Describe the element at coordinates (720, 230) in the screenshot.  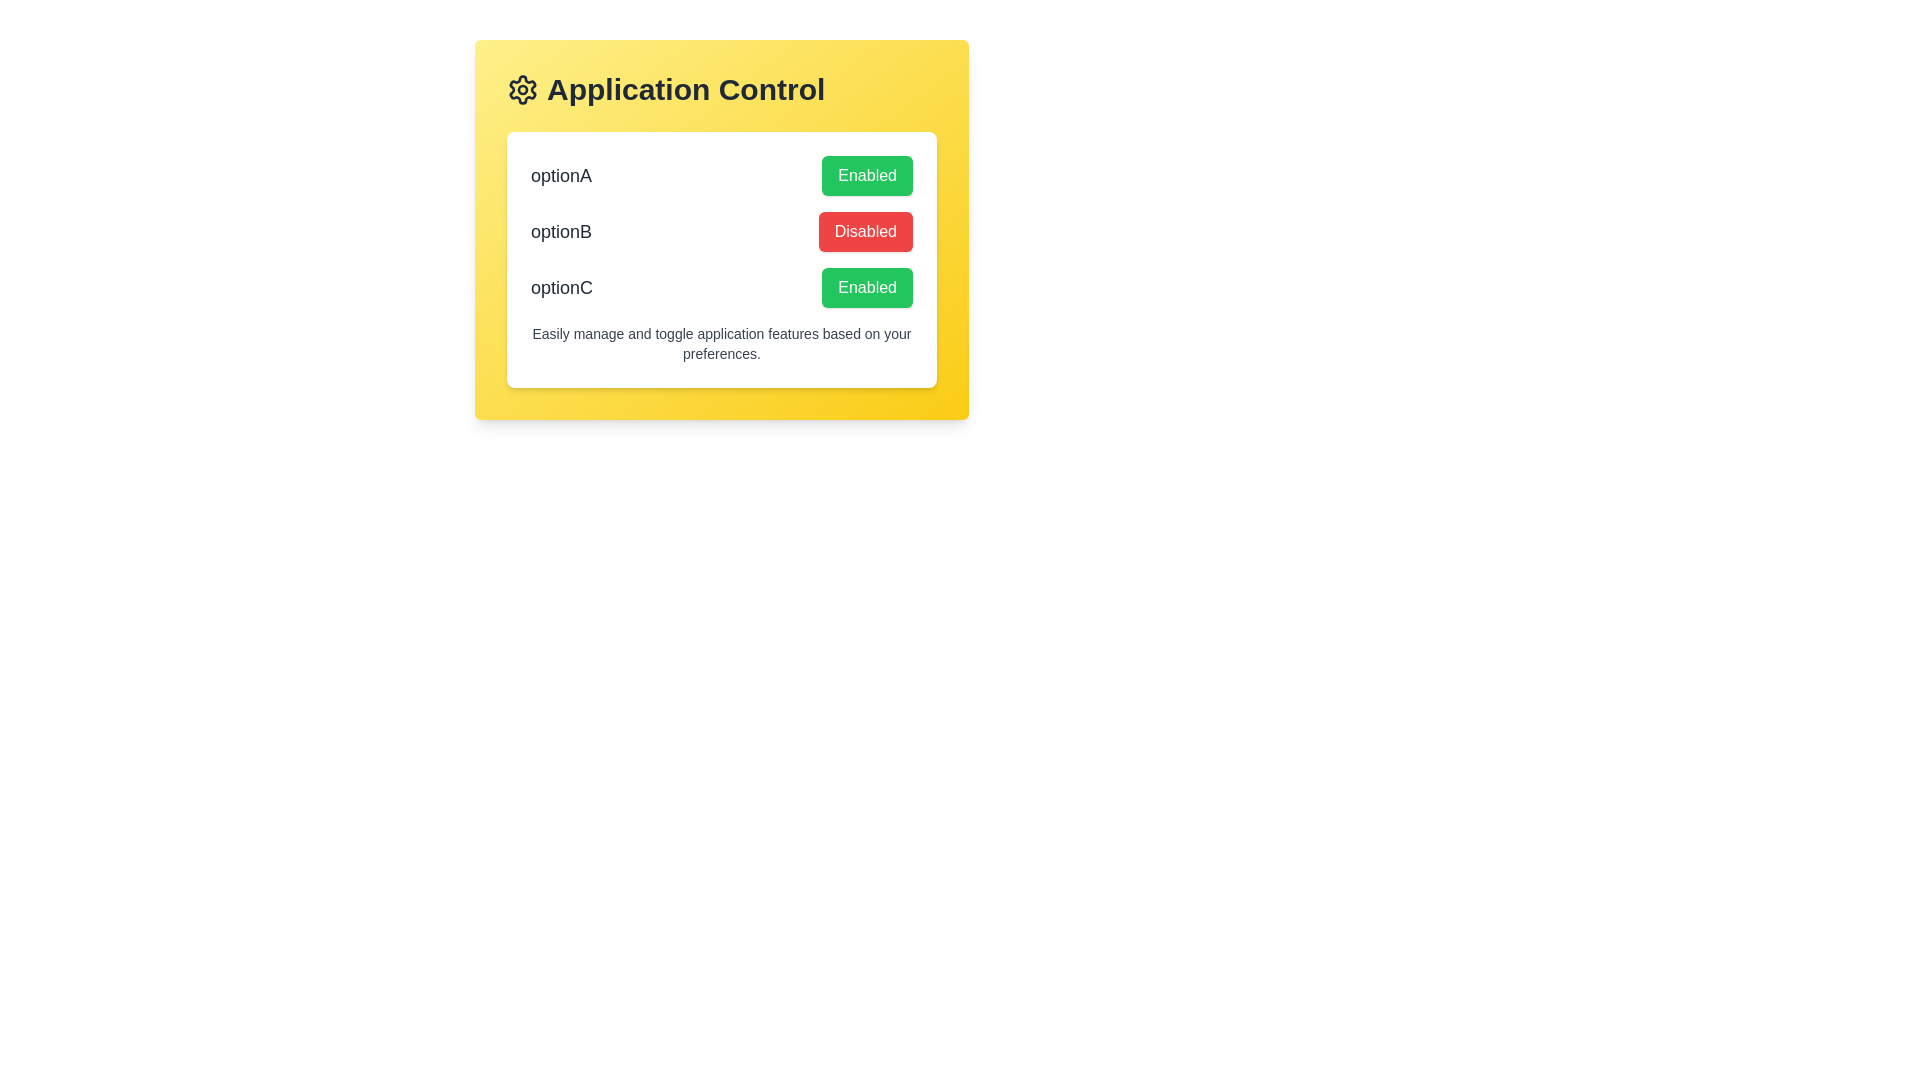
I see `the second toggle option button in the control panel, which is currently 'Disabled', to attempt an action` at that location.